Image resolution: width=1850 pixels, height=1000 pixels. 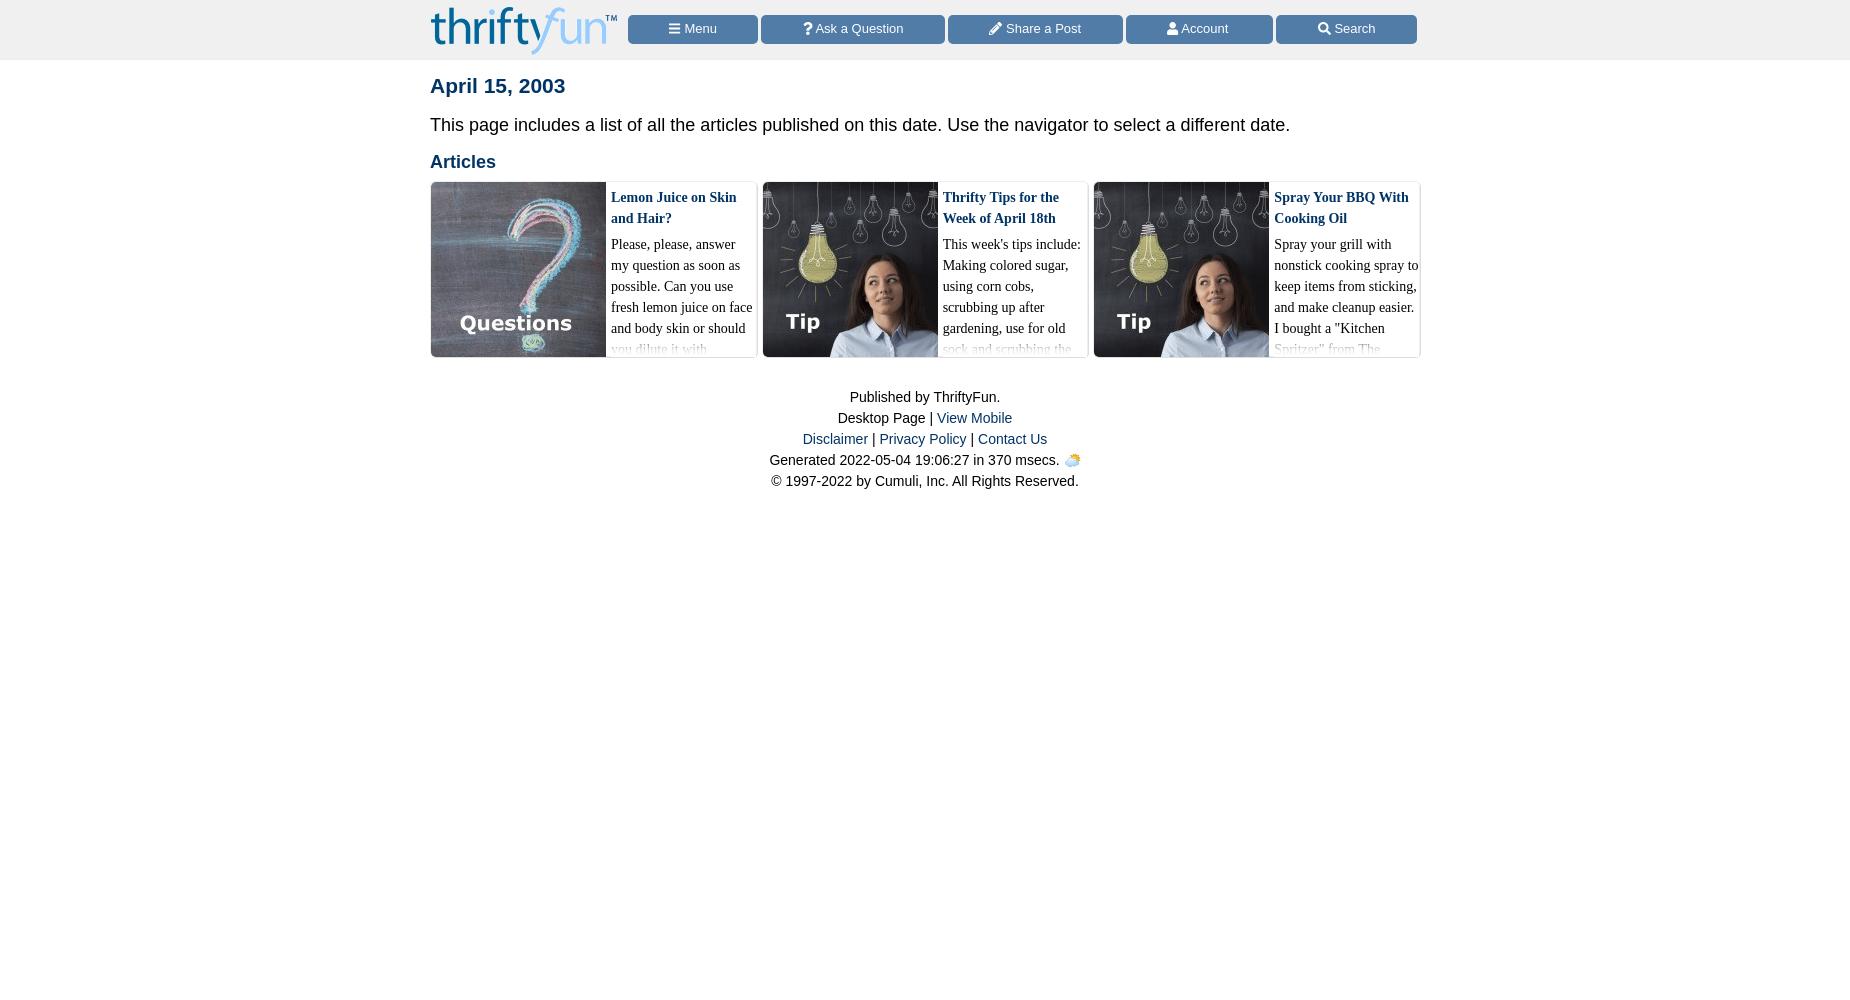 I want to click on 'Share a Post', so click(x=1000, y=27).